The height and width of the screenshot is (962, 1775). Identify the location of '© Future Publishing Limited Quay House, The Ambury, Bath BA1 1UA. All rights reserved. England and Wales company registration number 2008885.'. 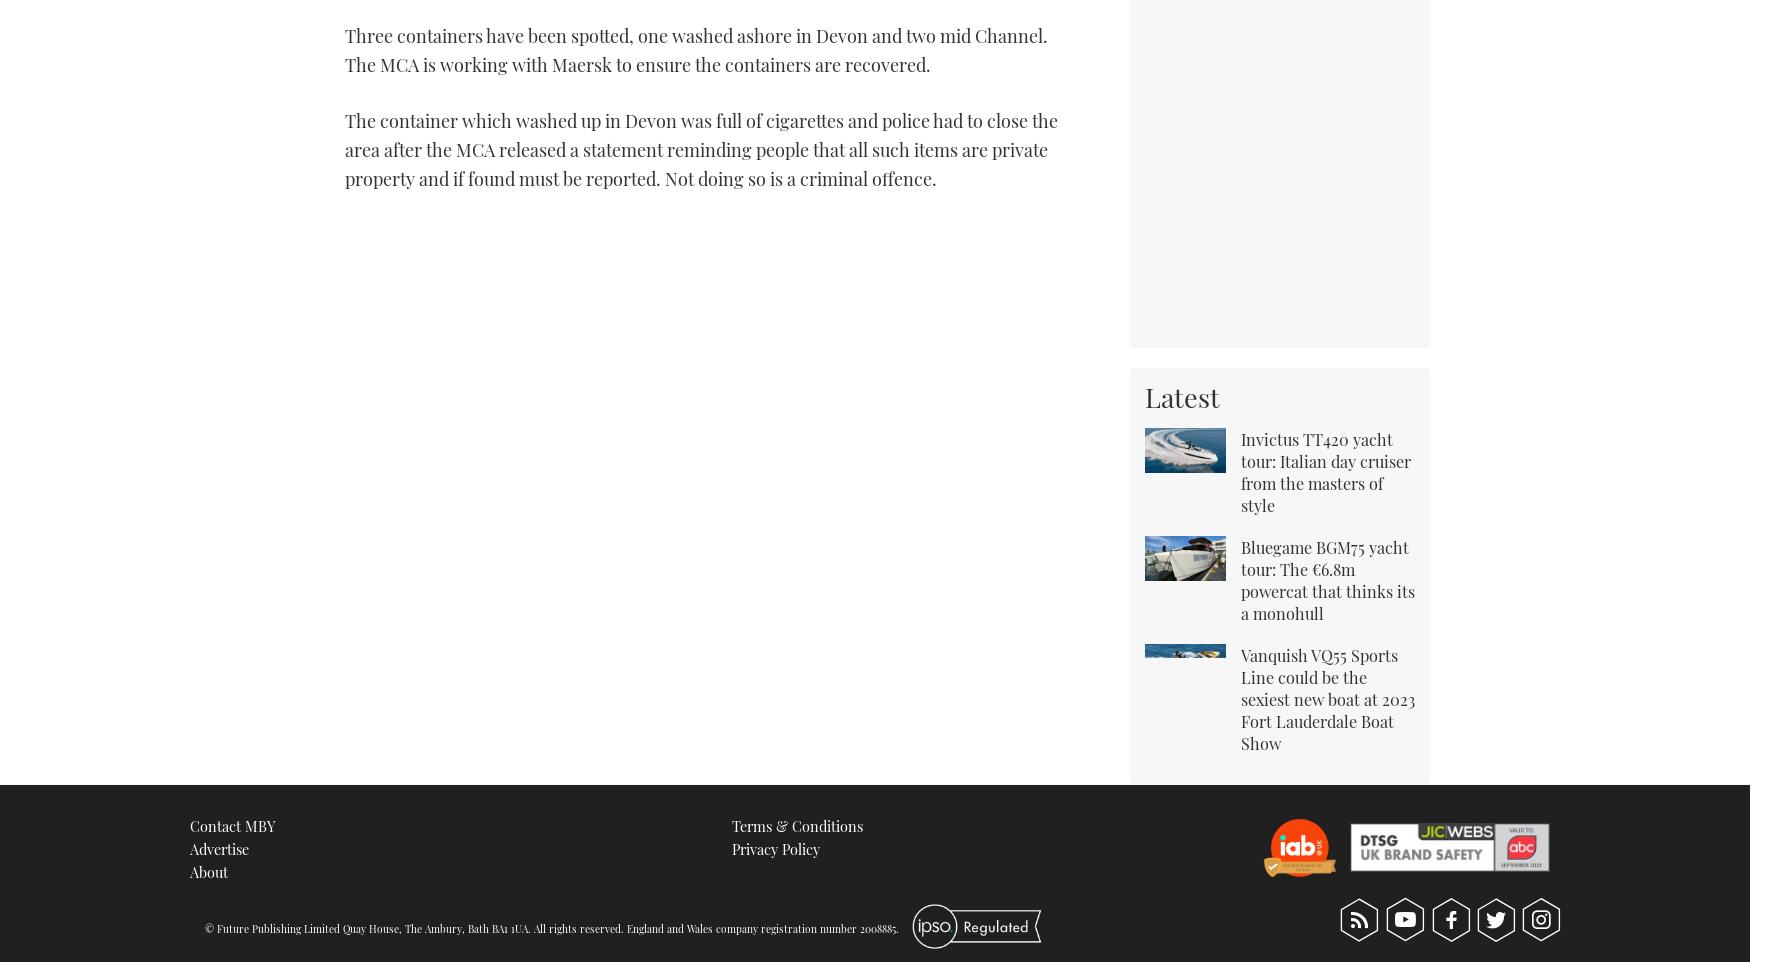
(551, 928).